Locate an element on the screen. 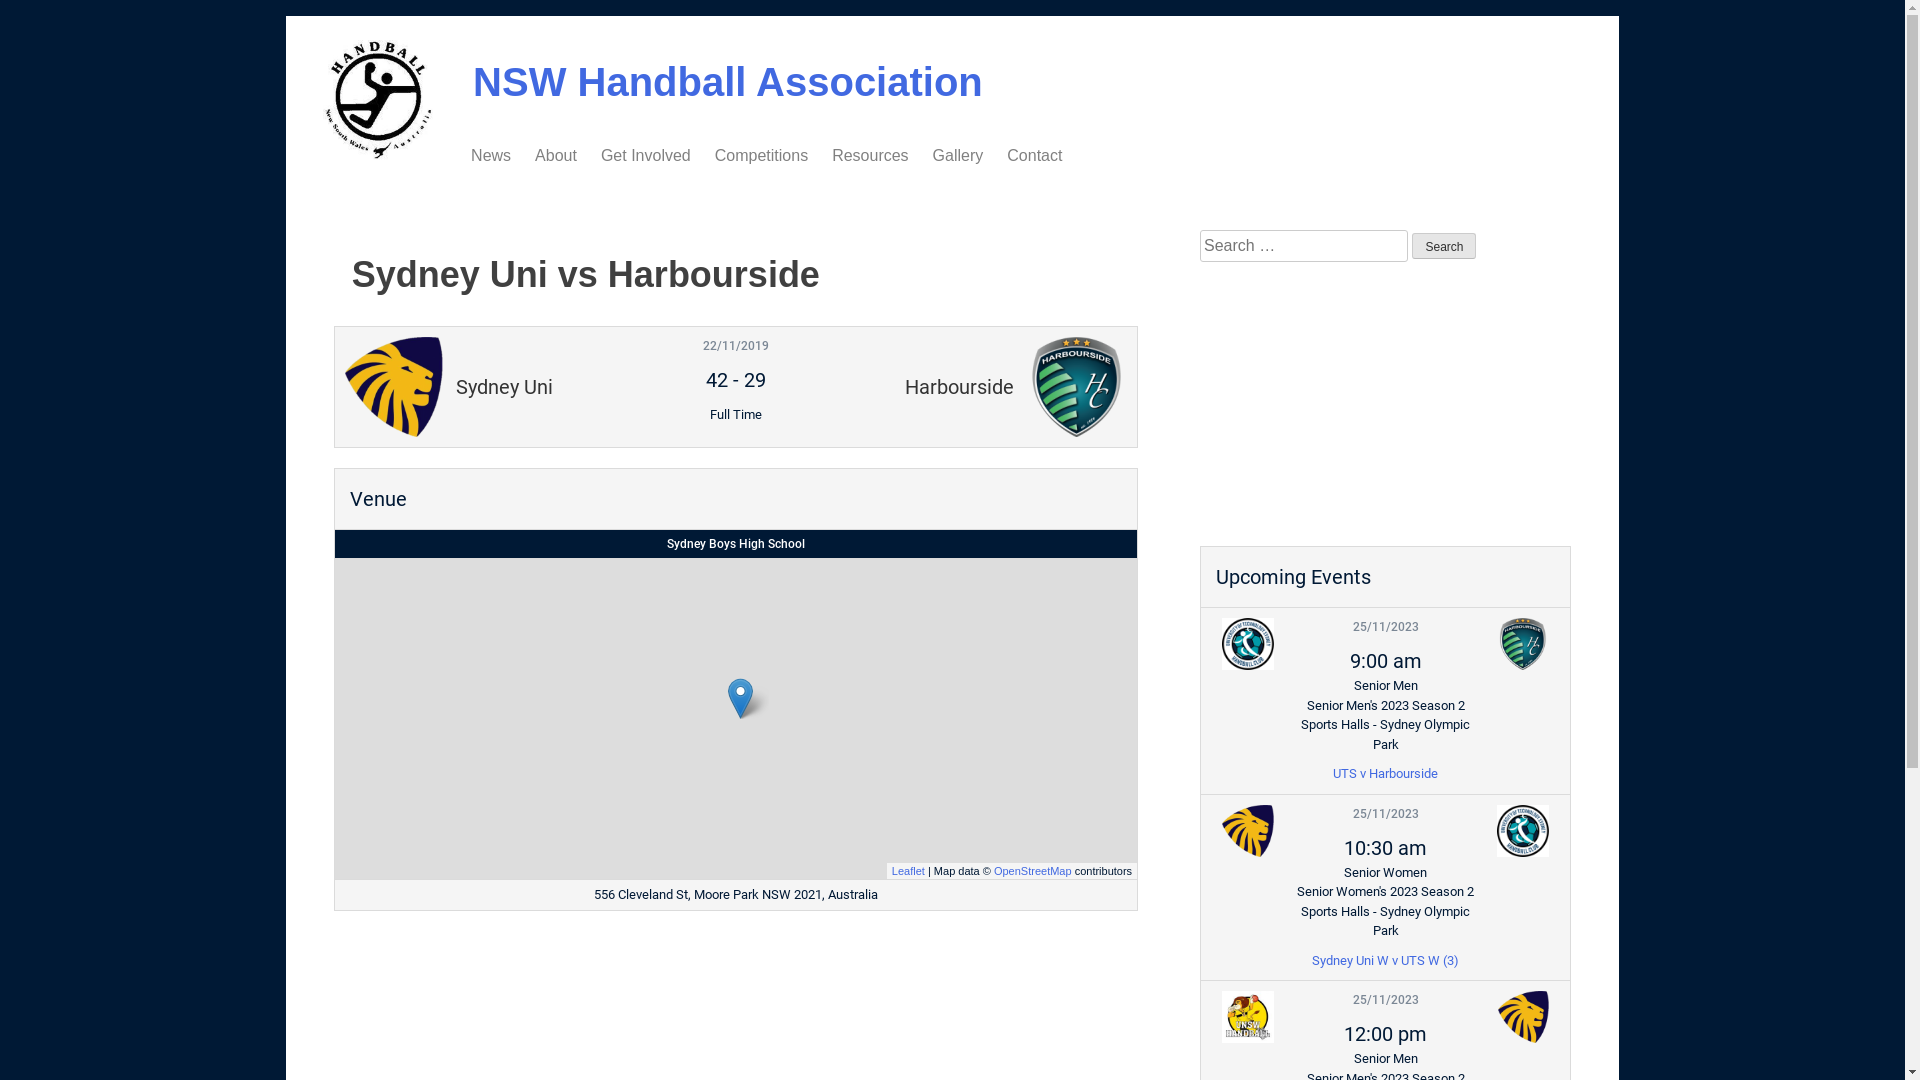 Image resolution: width=1920 pixels, height=1080 pixels. 'Sydney Boys High School' is located at coordinates (734, 543).